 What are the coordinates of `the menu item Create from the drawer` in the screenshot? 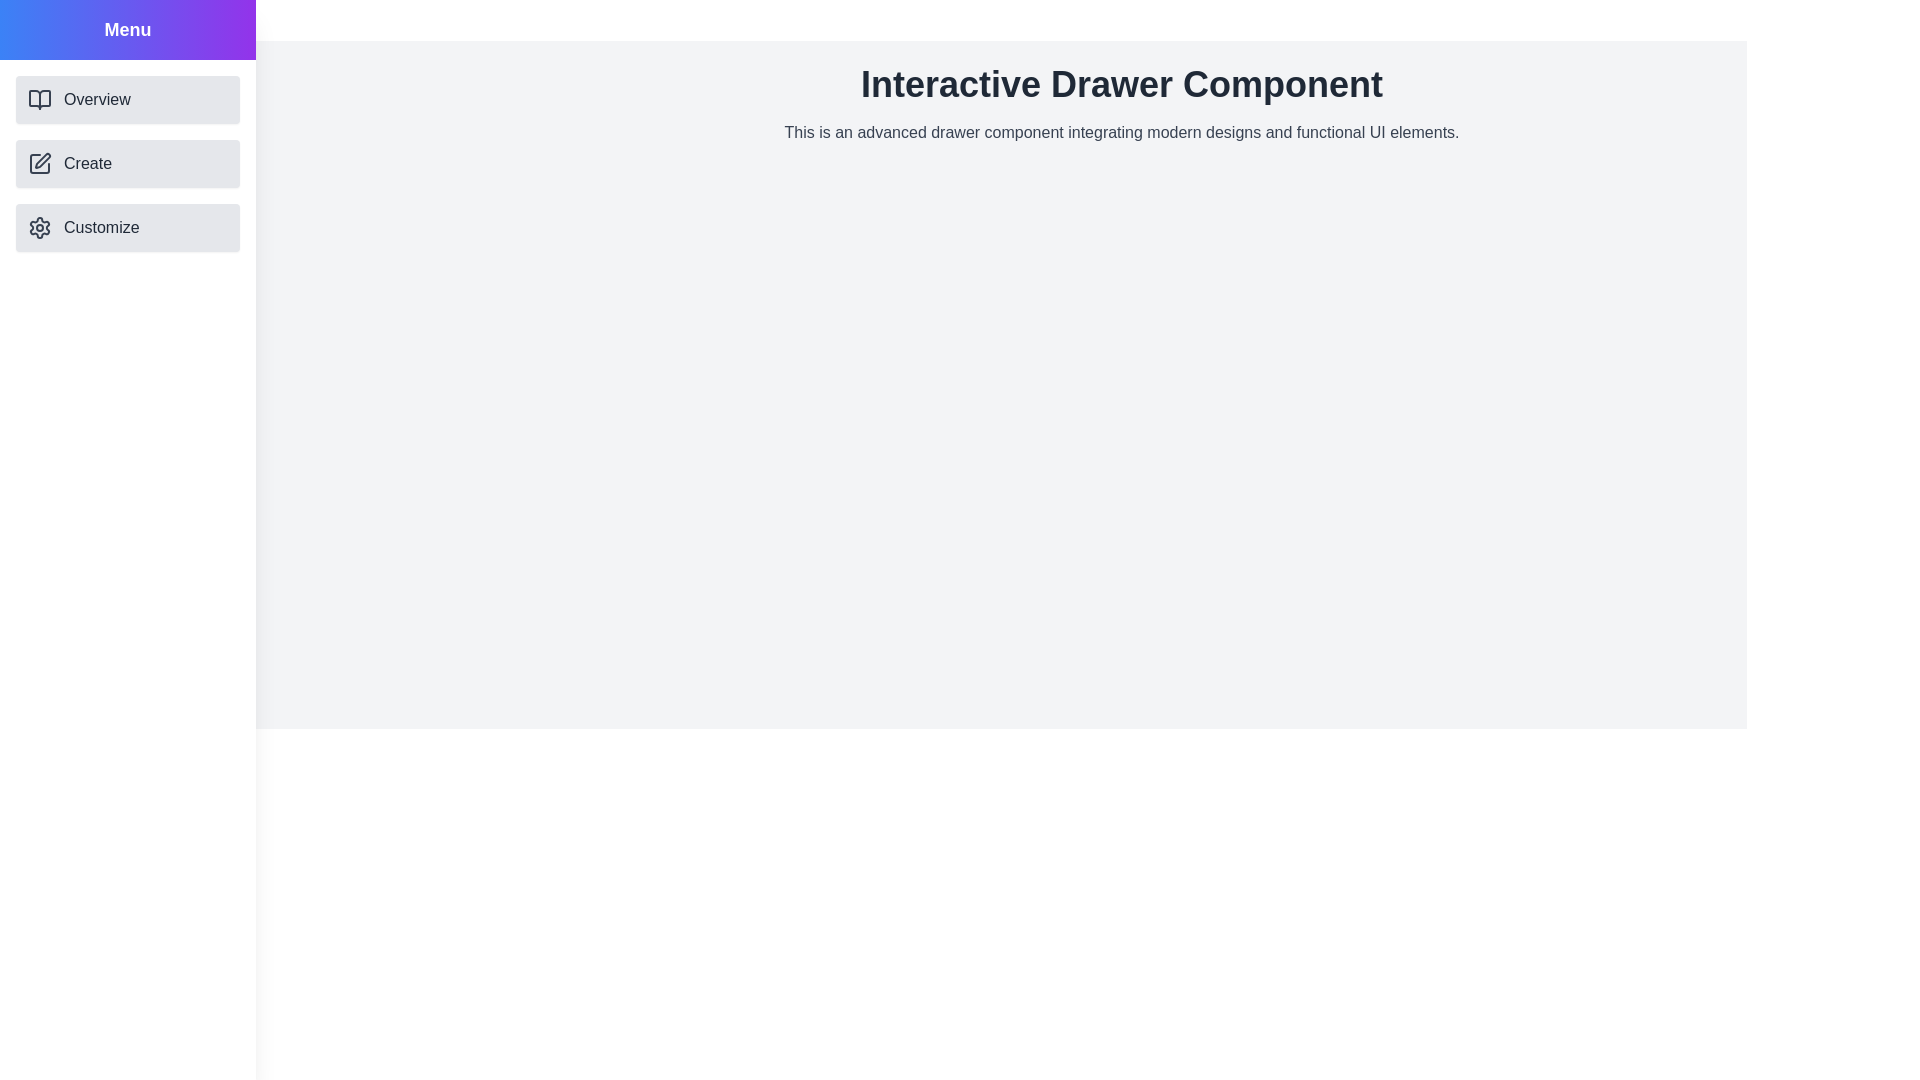 It's located at (127, 163).